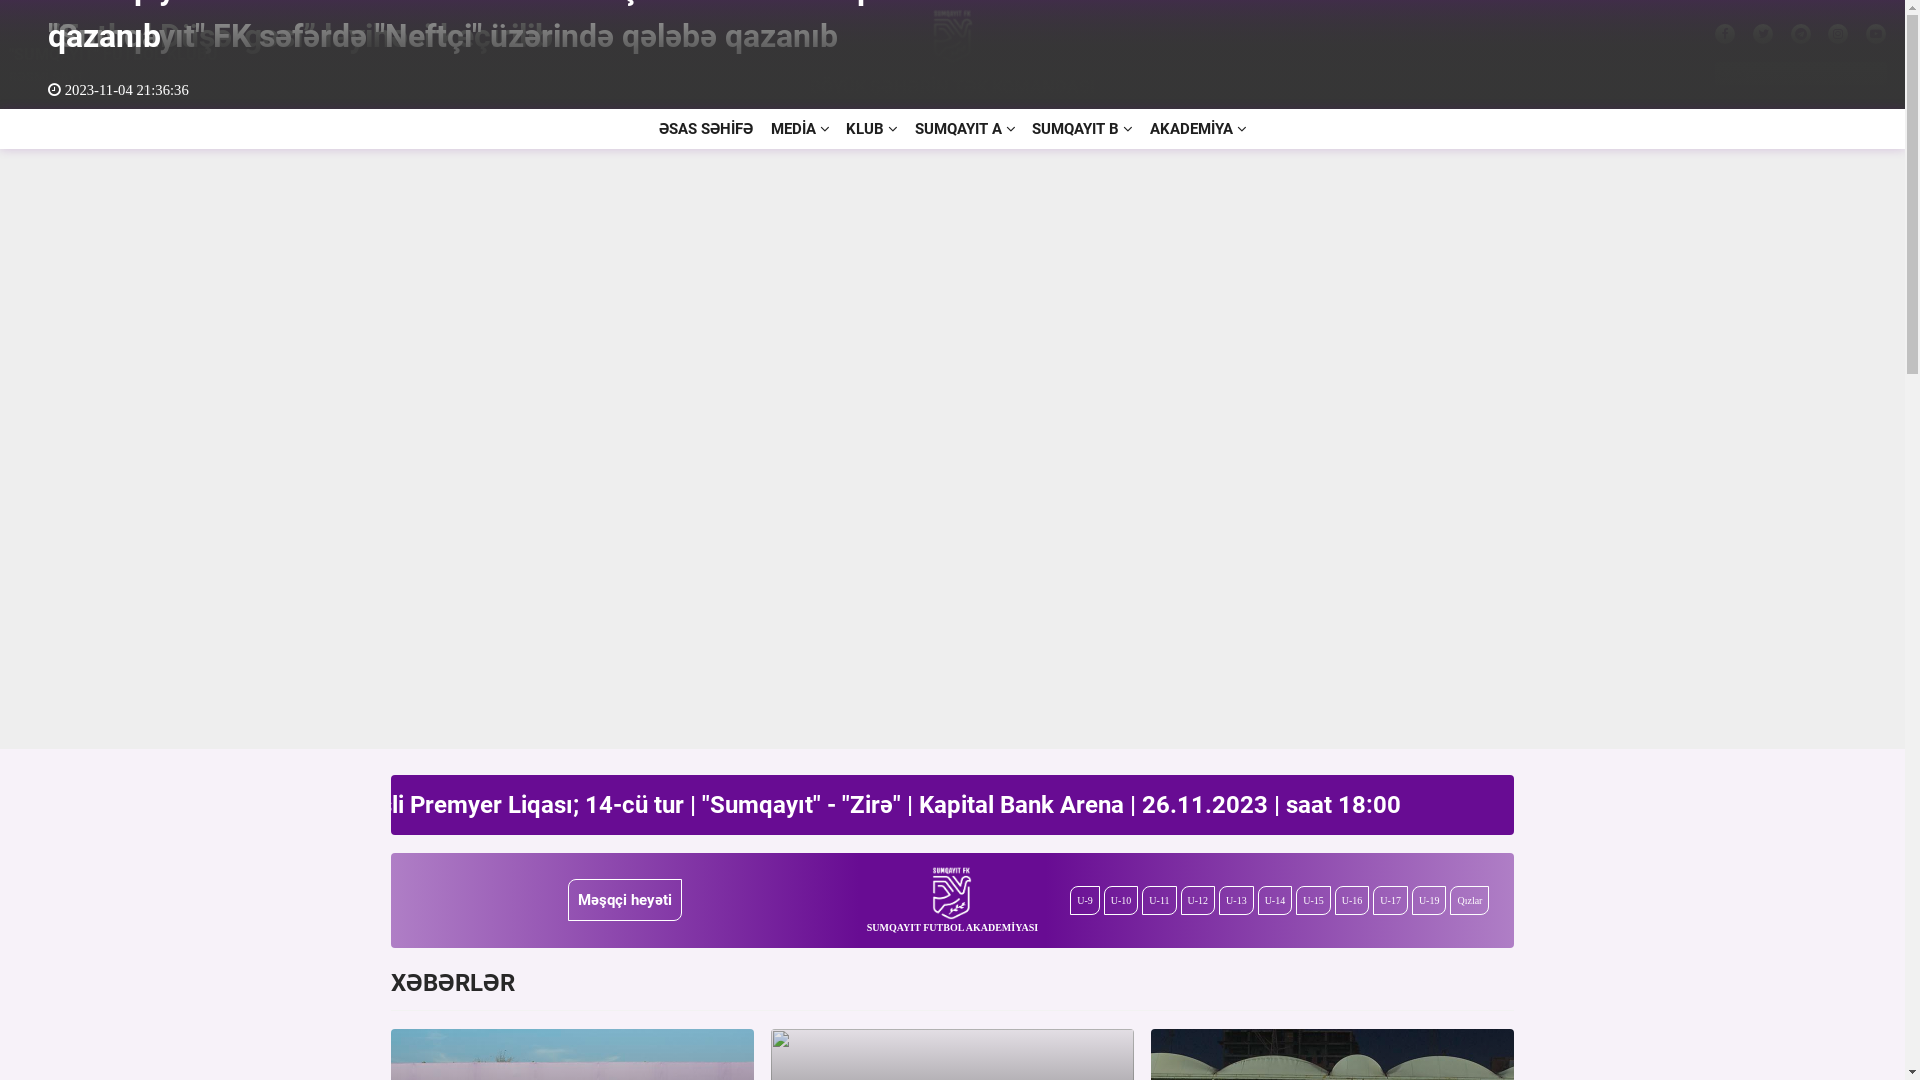  Describe the element at coordinates (871, 128) in the screenshot. I see `'KLUB'` at that location.